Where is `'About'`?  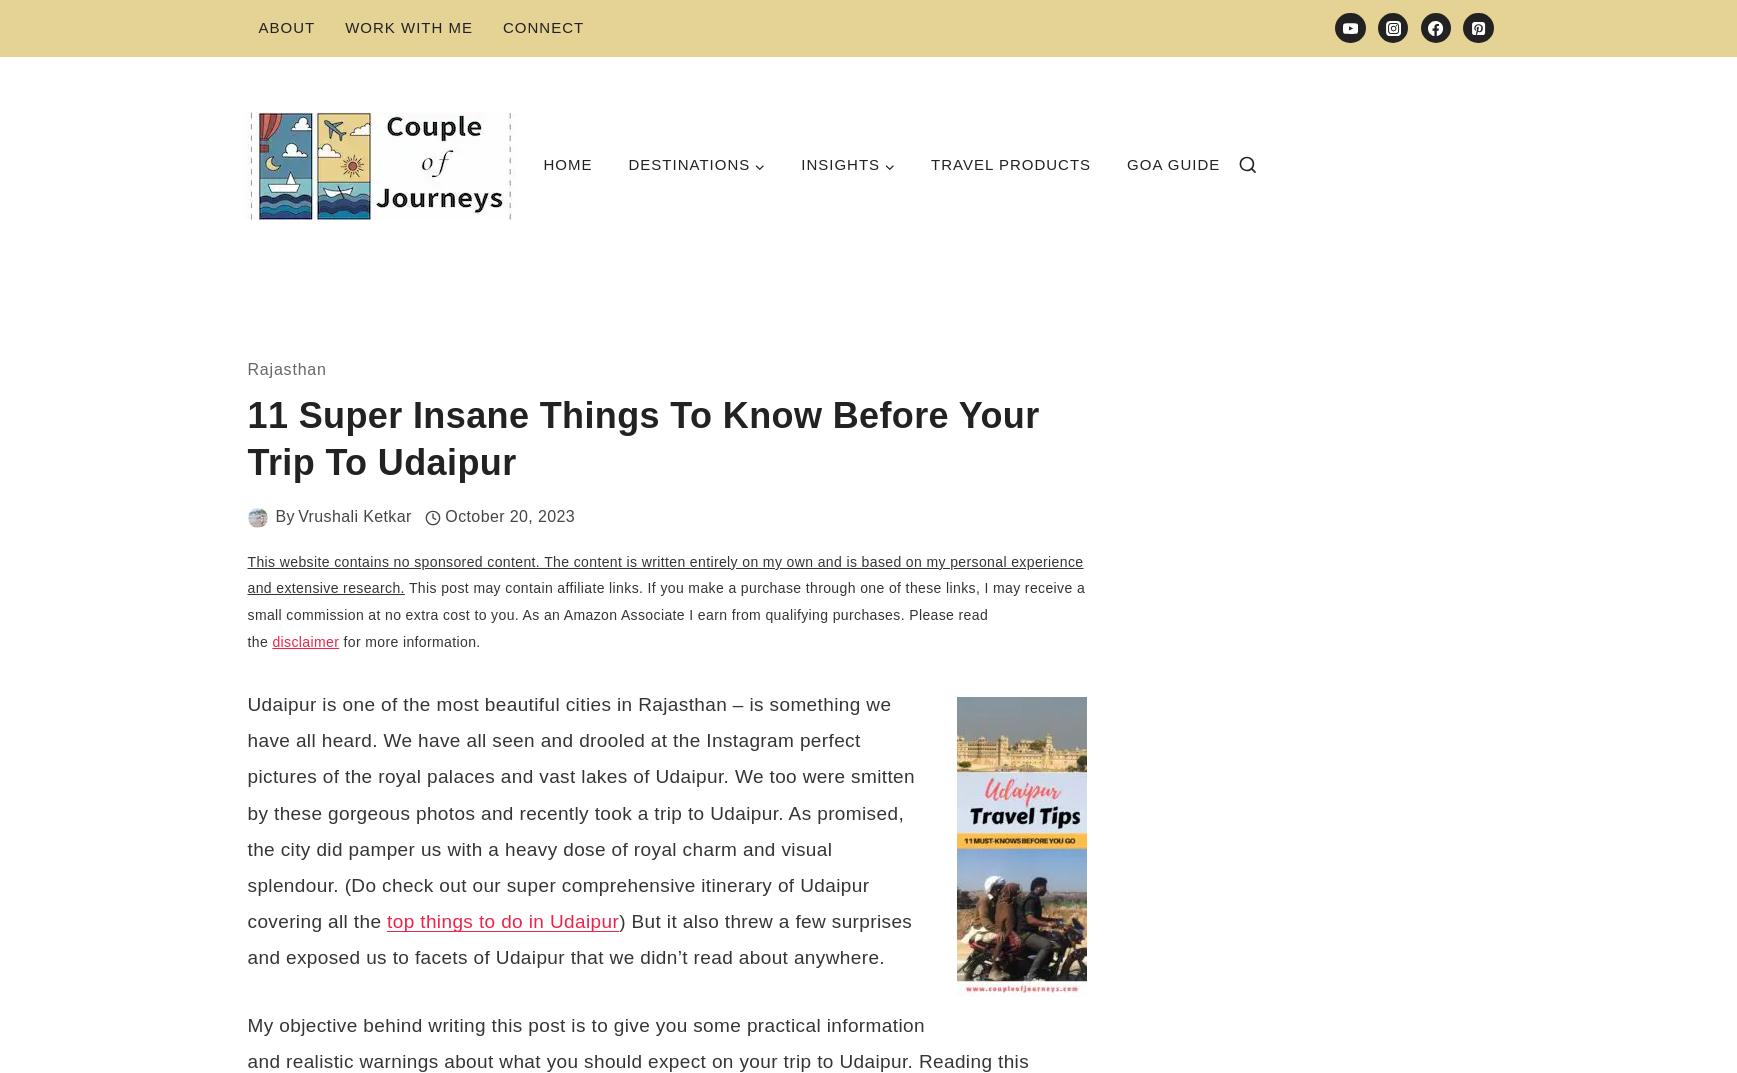 'About' is located at coordinates (285, 26).